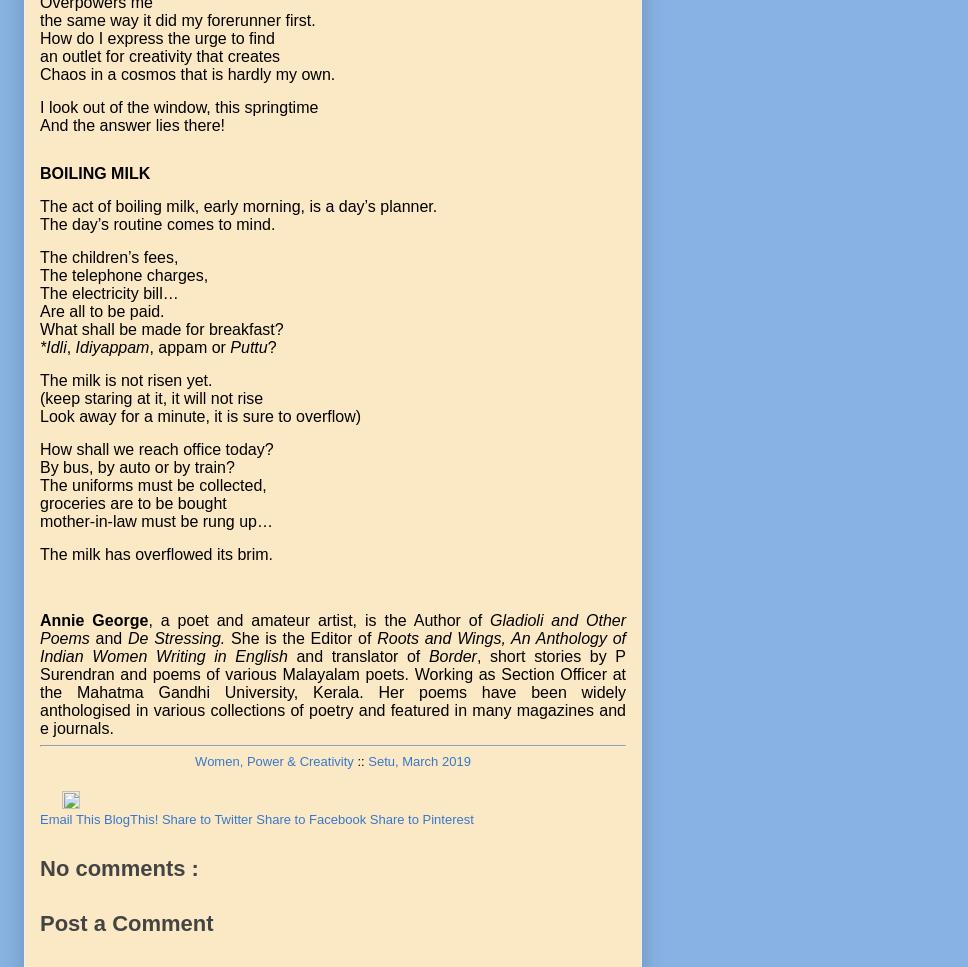 This screenshot has width=968, height=967. Describe the element at coordinates (300, 637) in the screenshot. I see `'She is the Editor of'` at that location.